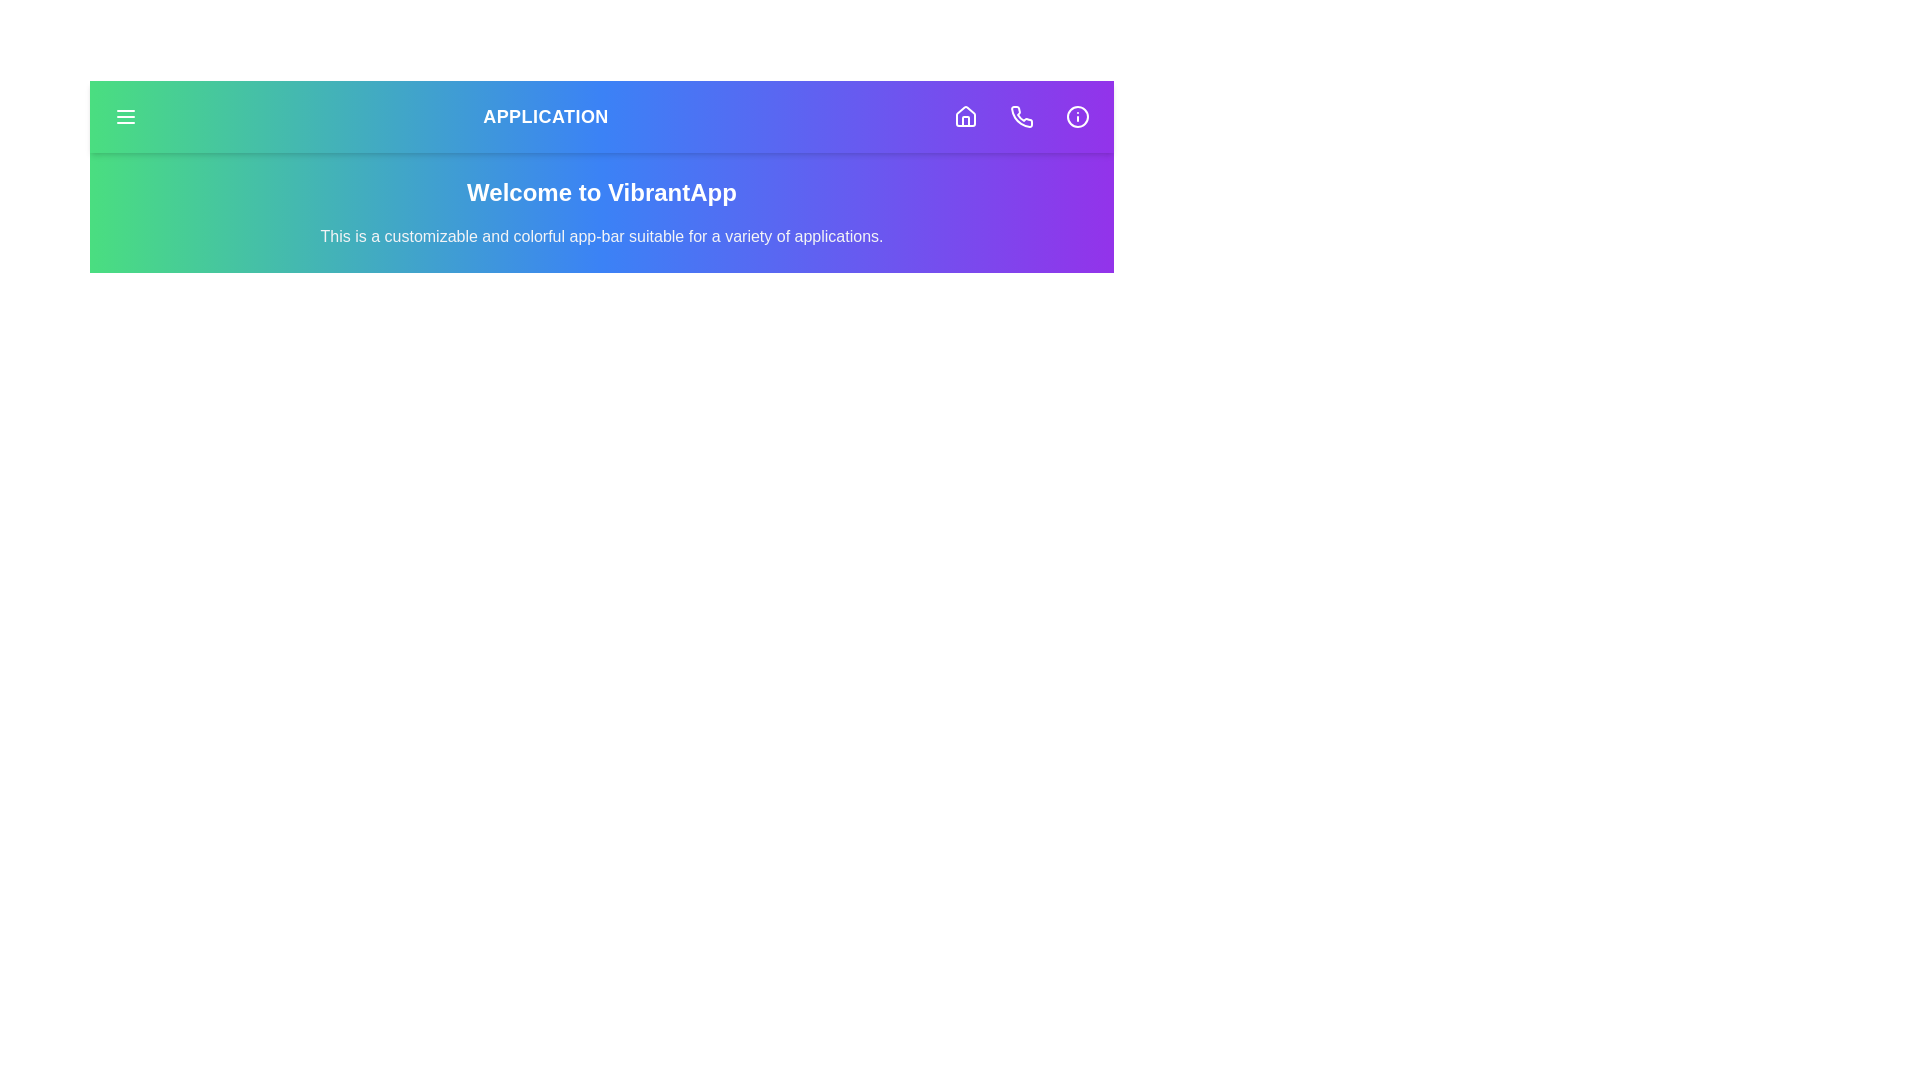  Describe the element at coordinates (965, 116) in the screenshot. I see `the home button in the navigation bar` at that location.